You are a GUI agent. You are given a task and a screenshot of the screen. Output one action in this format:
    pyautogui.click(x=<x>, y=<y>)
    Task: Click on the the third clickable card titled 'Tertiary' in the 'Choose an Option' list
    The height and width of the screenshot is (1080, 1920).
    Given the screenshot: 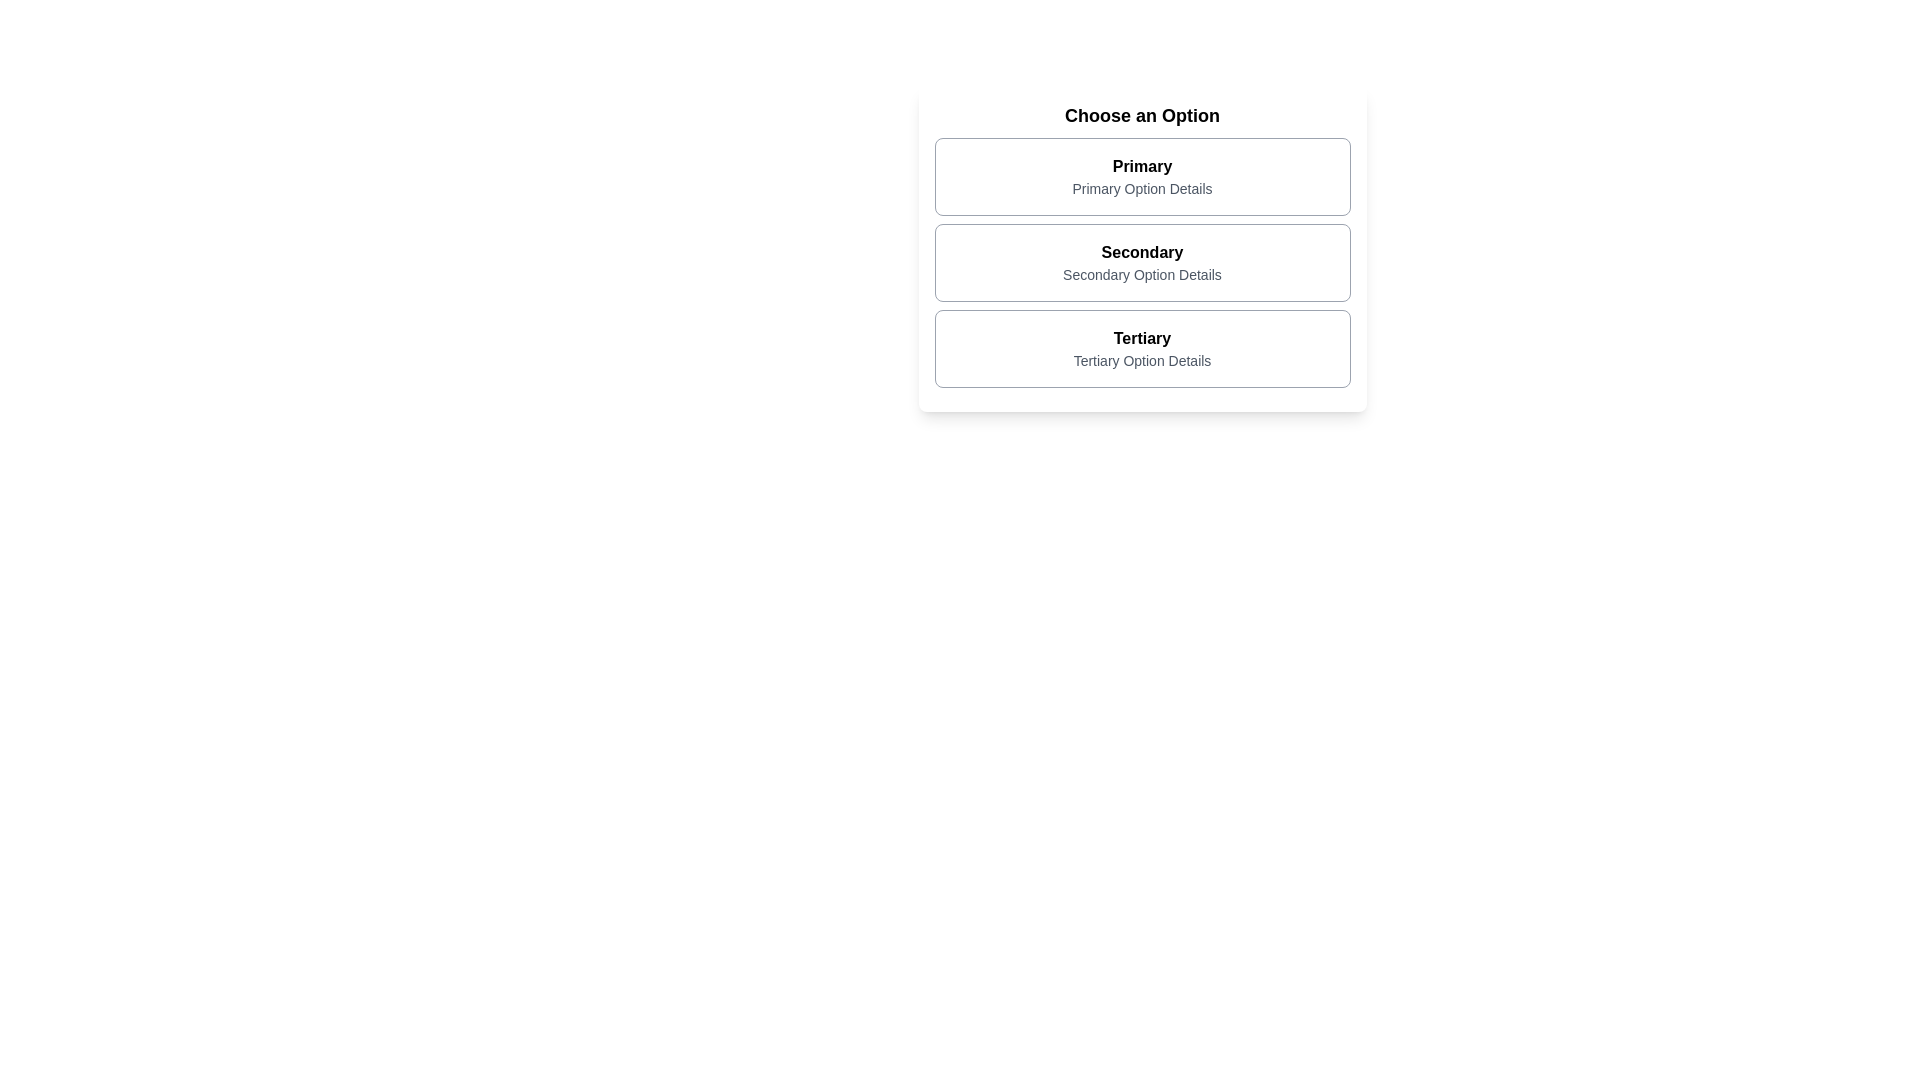 What is the action you would take?
    pyautogui.click(x=1142, y=347)
    